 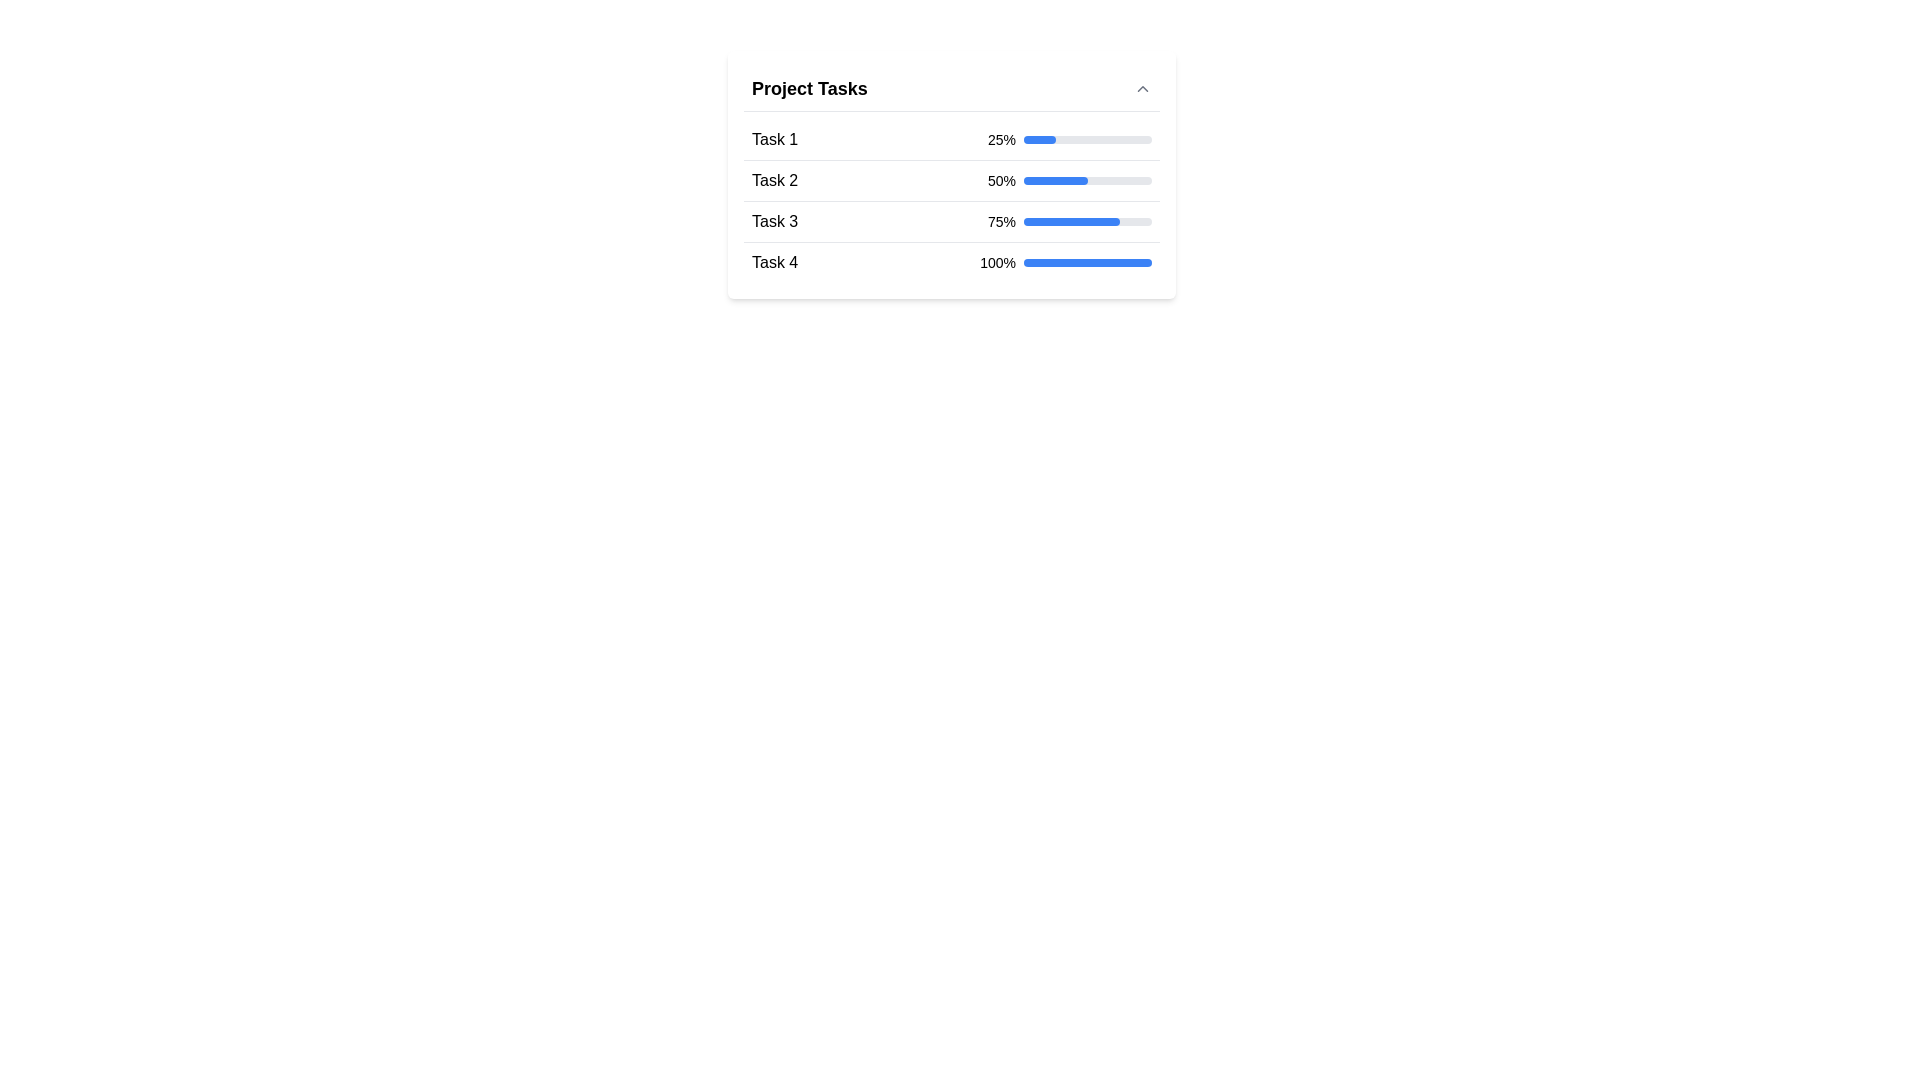 I want to click on the text label displaying '100%' in the fourth row of the task progress list, located to the left of the progress bar for Task 4, so click(x=998, y=261).